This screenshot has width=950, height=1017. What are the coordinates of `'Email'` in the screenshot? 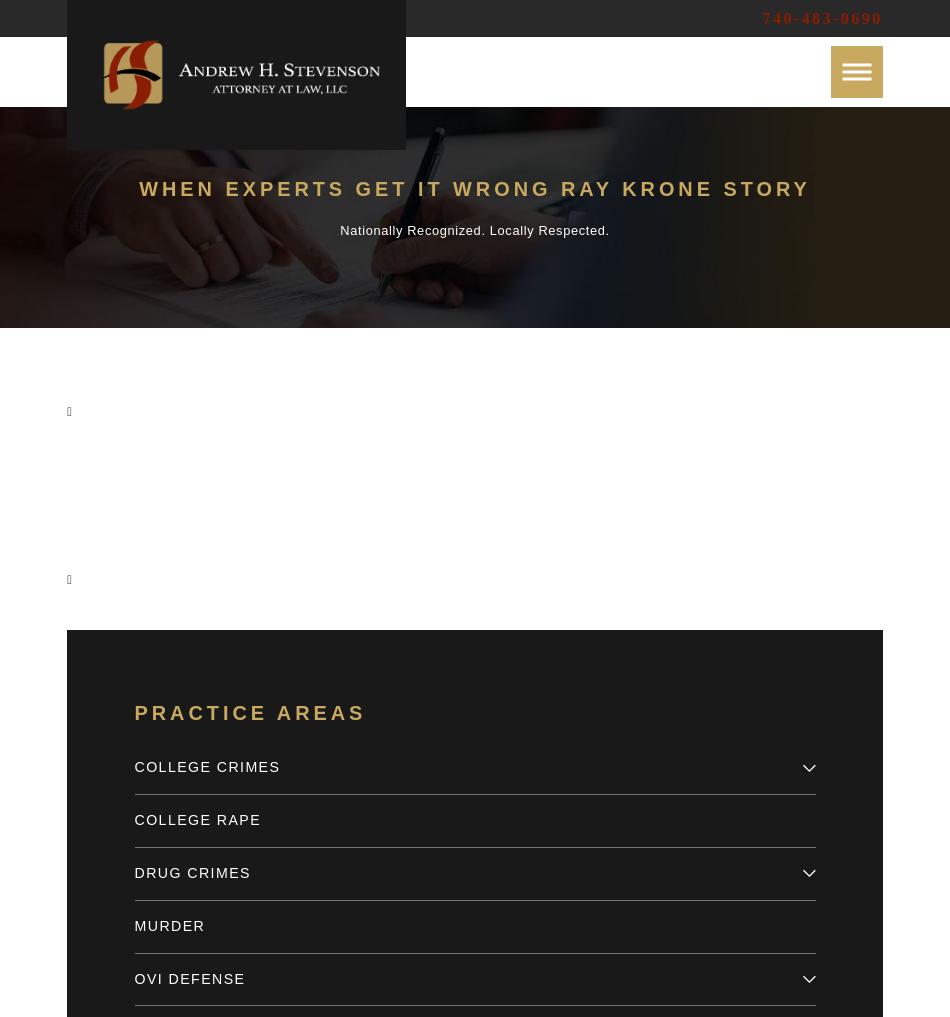 It's located at (514, 654).